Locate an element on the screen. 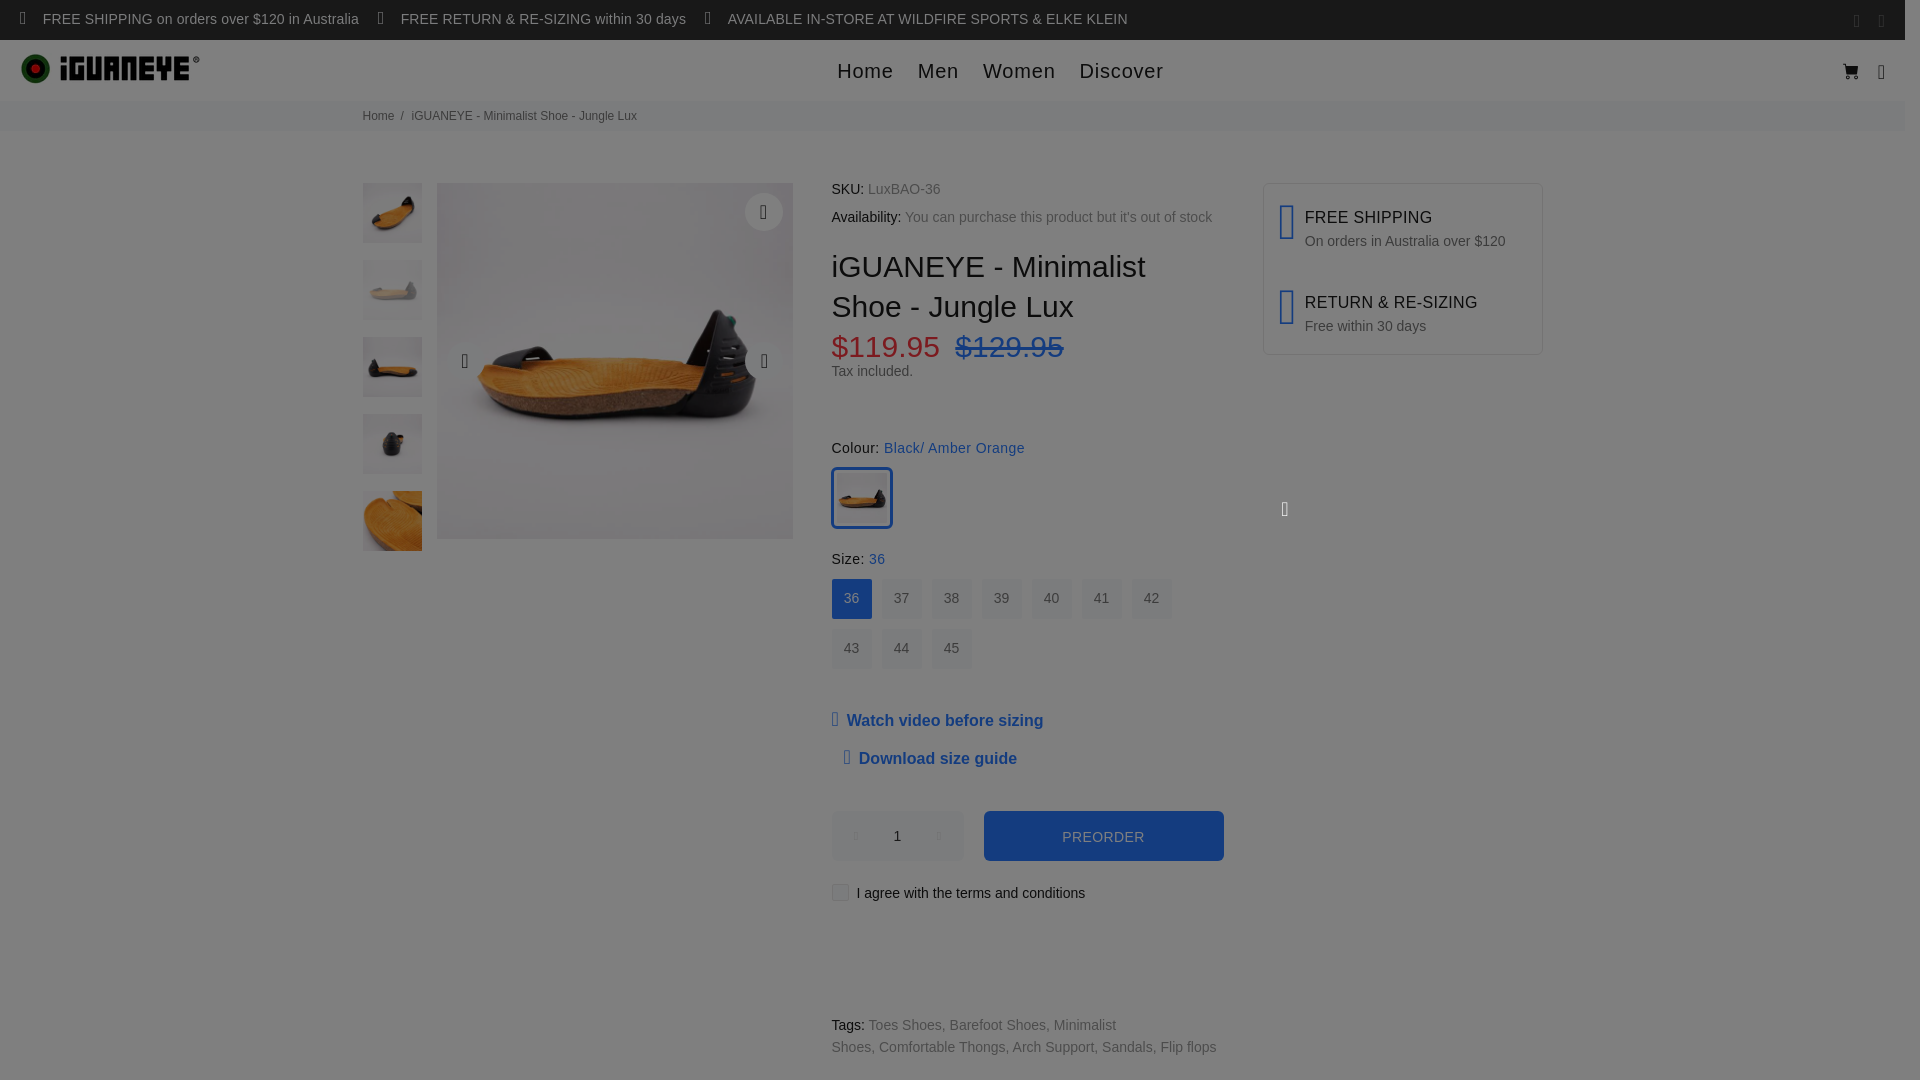 This screenshot has width=1920, height=1080. 'RETURN & RE-SIZING is located at coordinates (1400, 304).